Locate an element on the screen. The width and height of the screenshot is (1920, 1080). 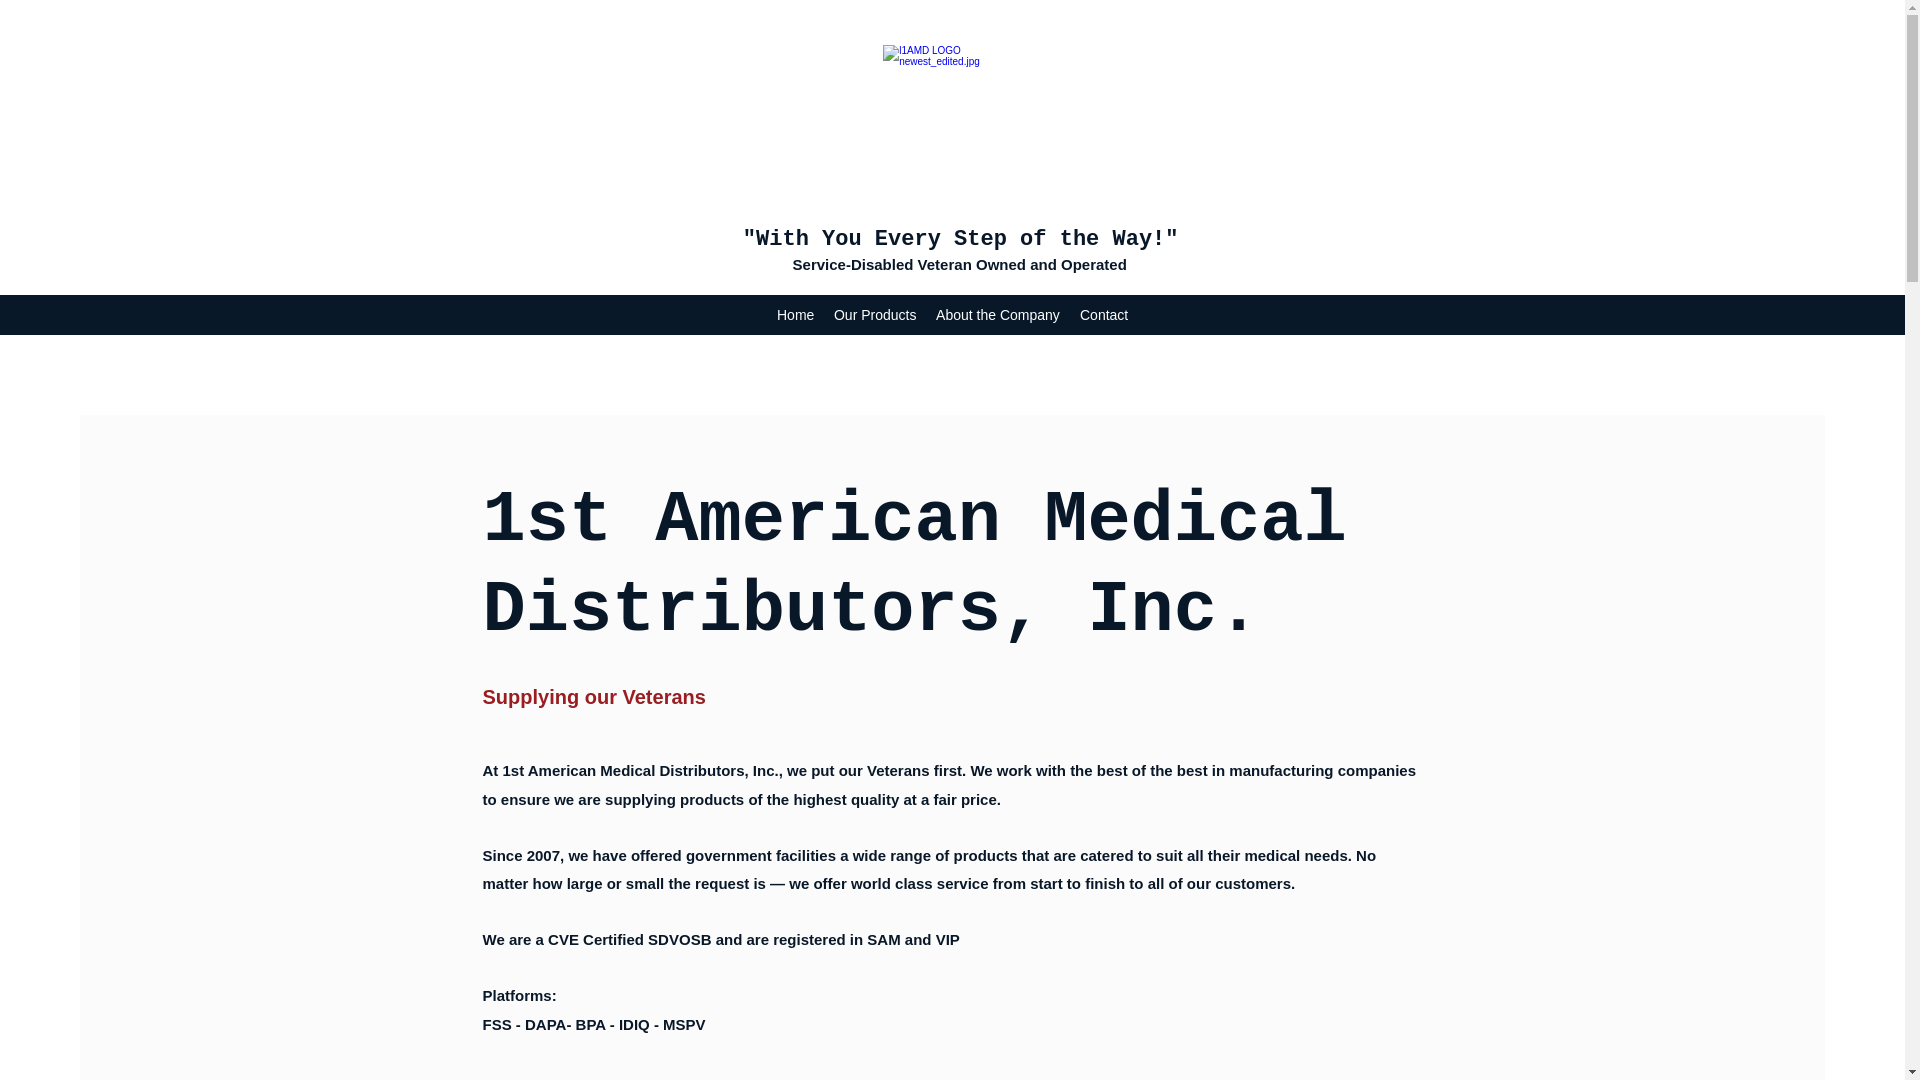
'About the Company' is located at coordinates (925, 315).